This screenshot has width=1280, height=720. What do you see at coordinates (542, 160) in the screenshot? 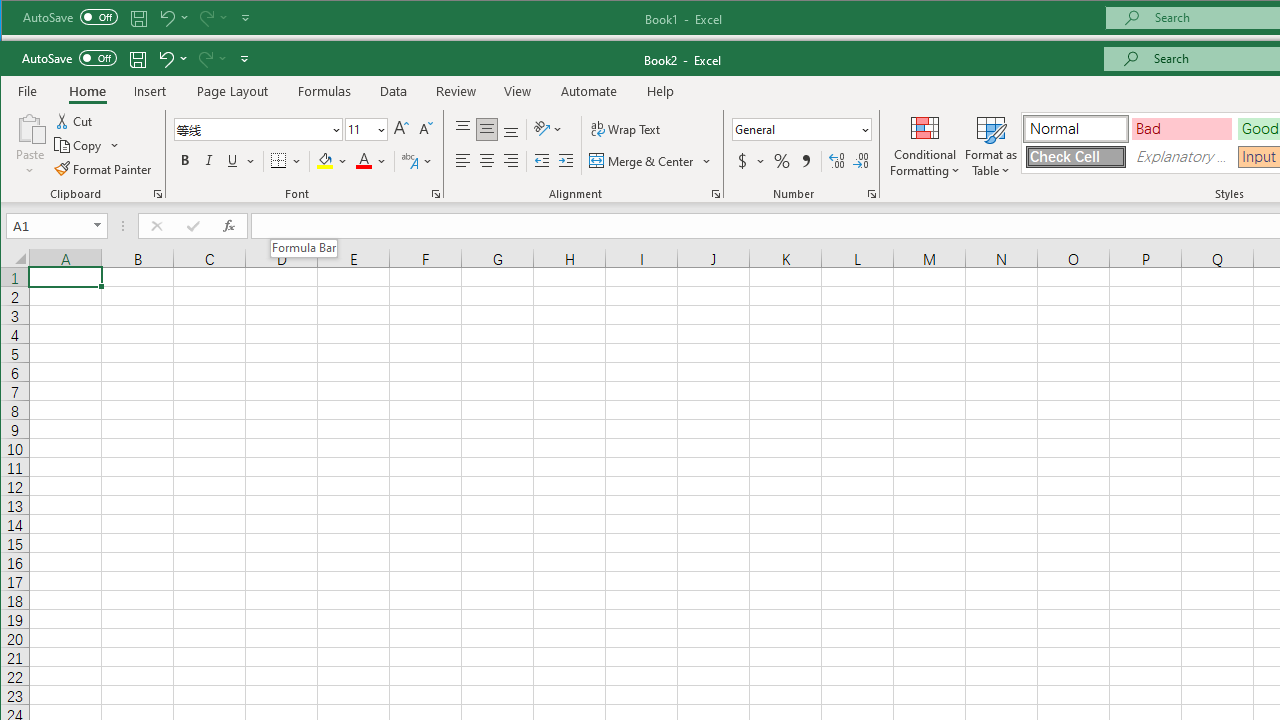
I see `'Decrease Indent'` at bounding box center [542, 160].